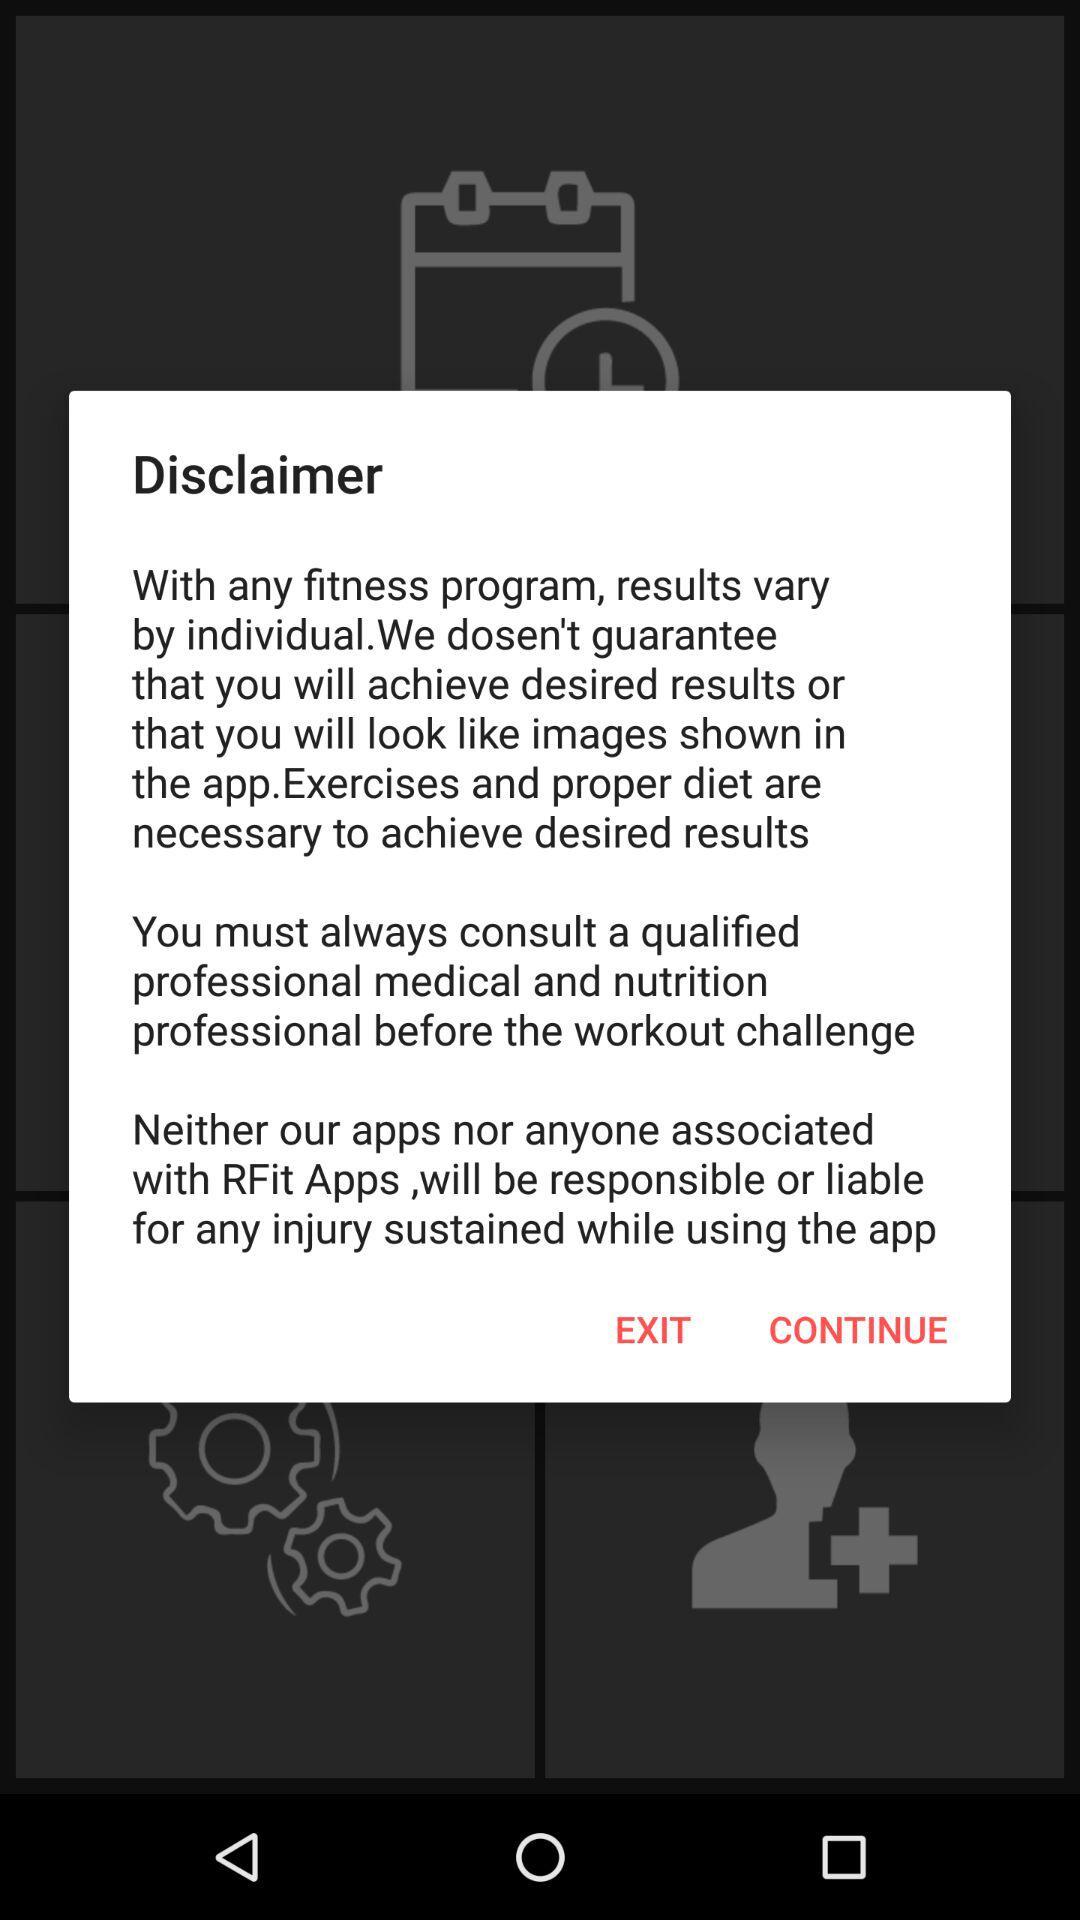  Describe the element at coordinates (653, 1329) in the screenshot. I see `the exit` at that location.